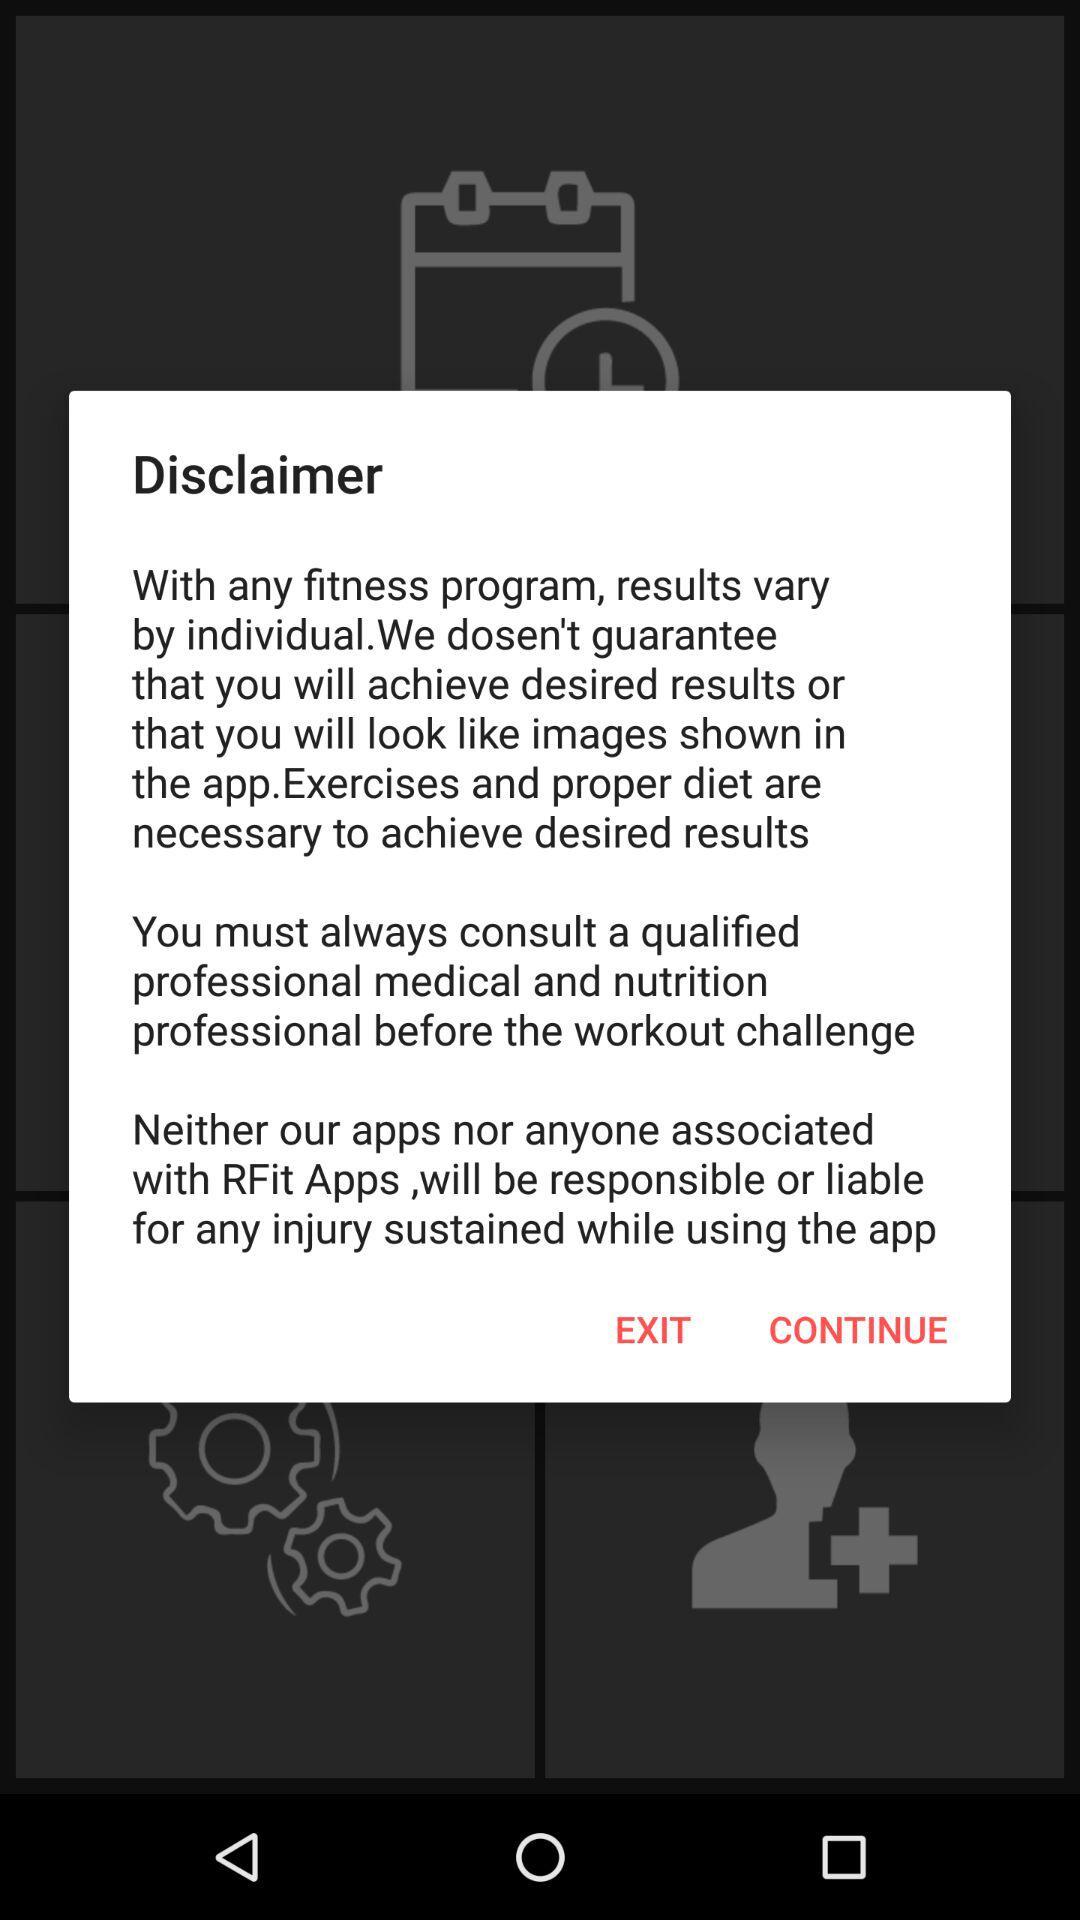  Describe the element at coordinates (653, 1329) in the screenshot. I see `the exit` at that location.